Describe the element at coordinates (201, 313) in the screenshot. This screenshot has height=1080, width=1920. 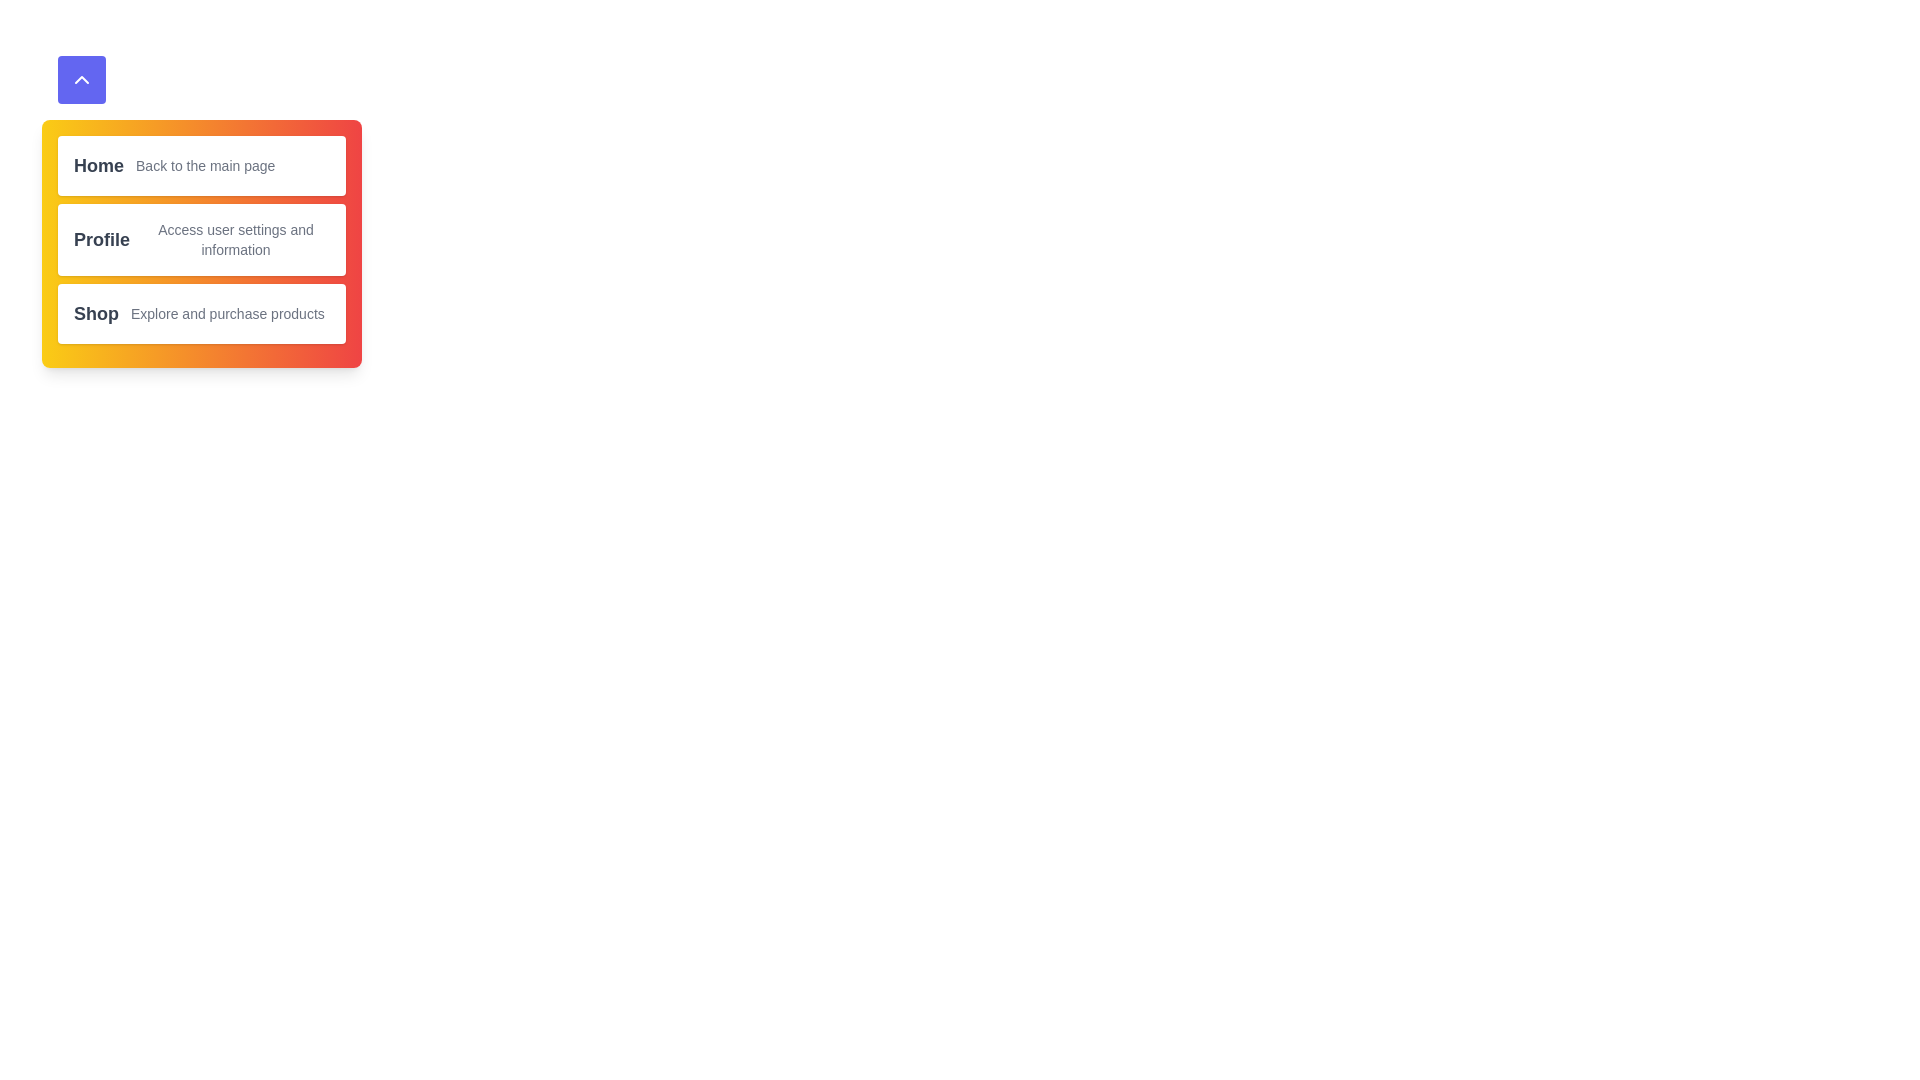
I see `the menu item corresponding to Shop` at that location.